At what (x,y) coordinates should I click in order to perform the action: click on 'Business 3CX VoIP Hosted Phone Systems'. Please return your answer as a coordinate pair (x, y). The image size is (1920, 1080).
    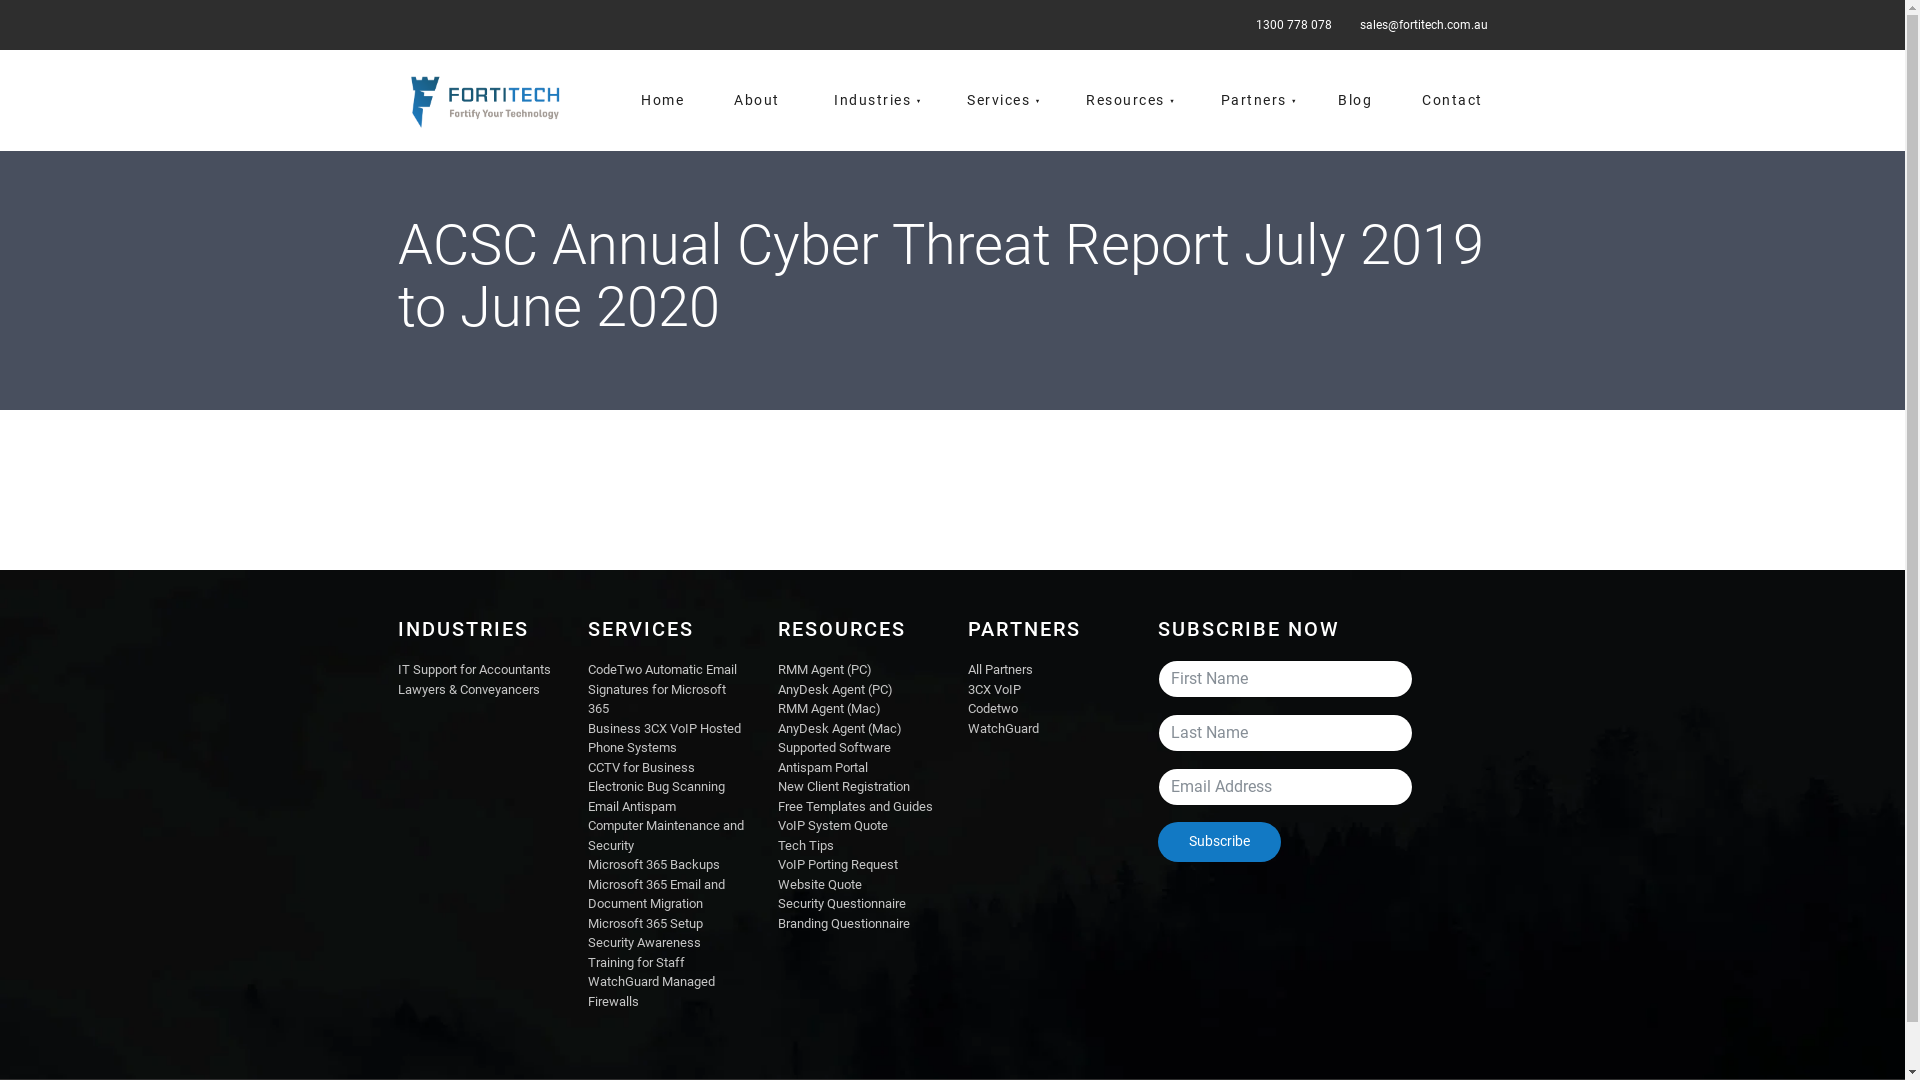
    Looking at the image, I should click on (664, 738).